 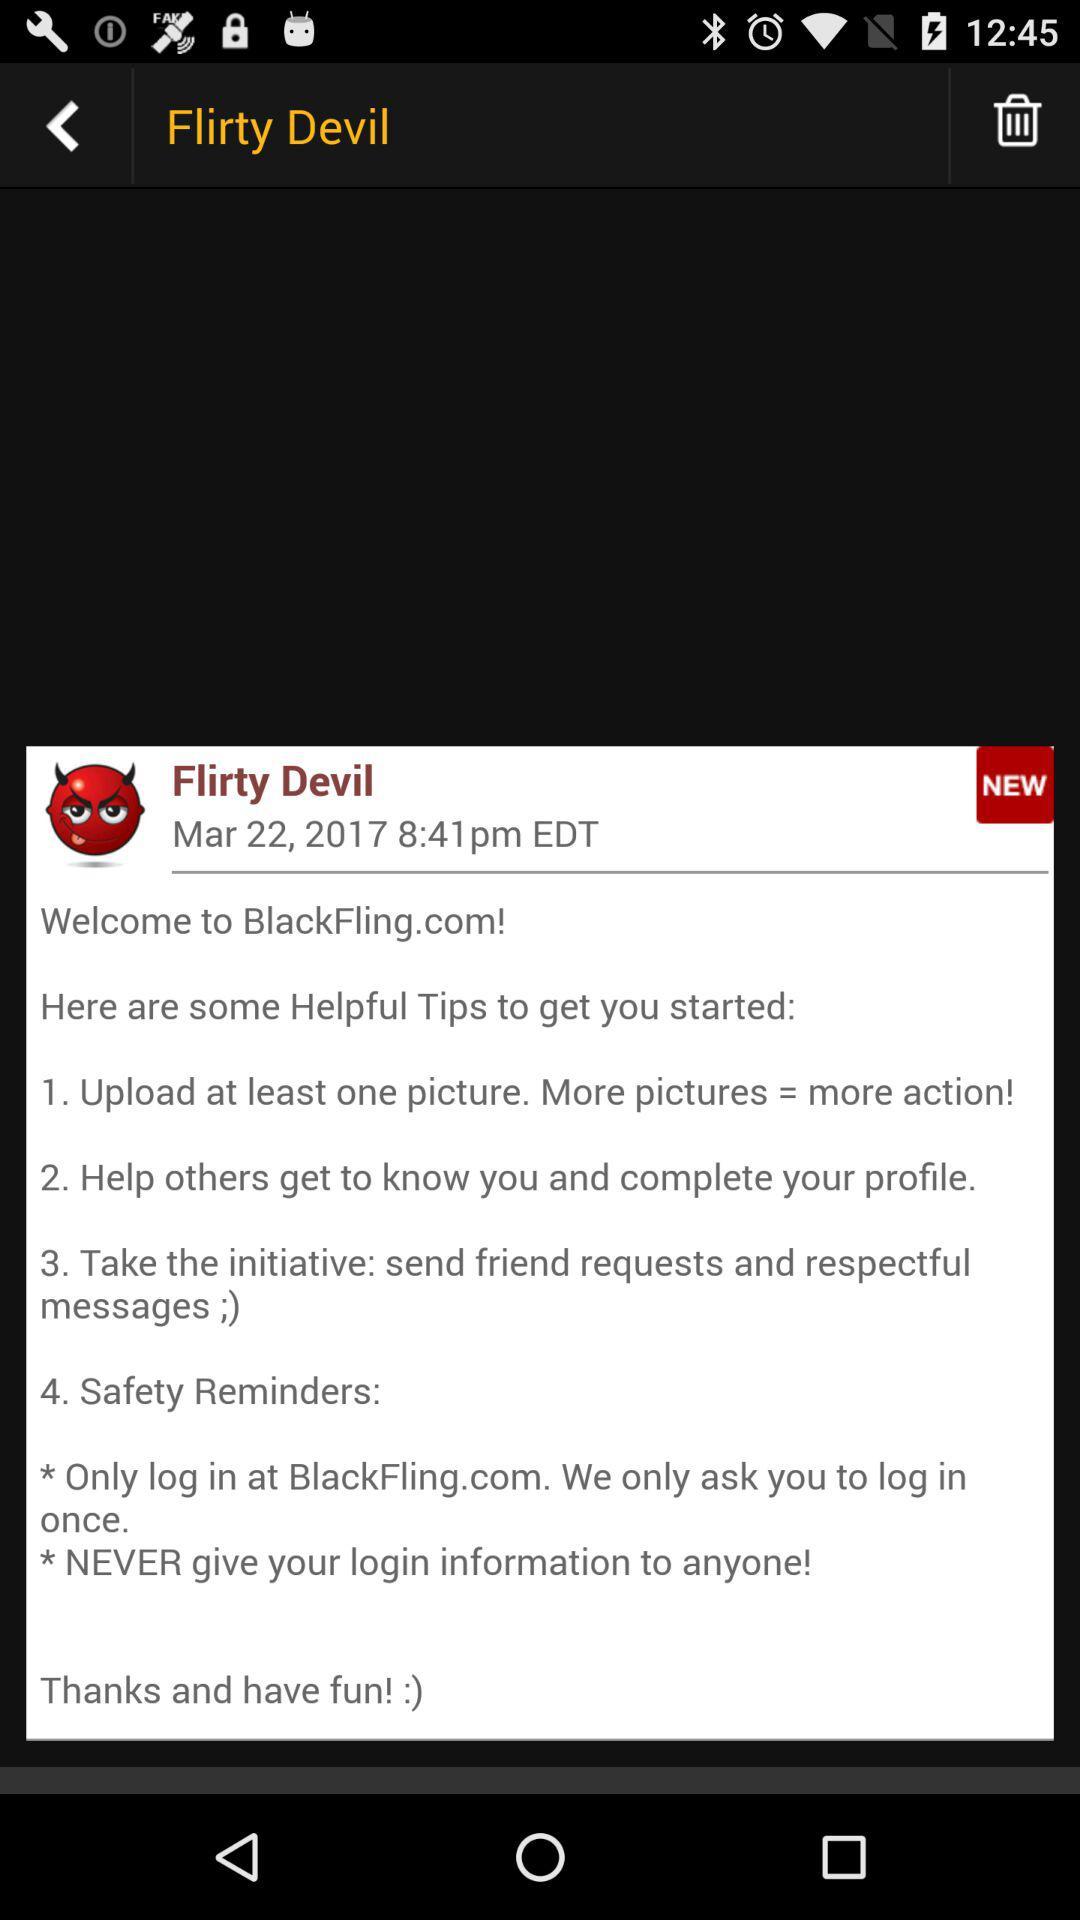 What do you see at coordinates (93, 813) in the screenshot?
I see `the item above the welcome to blackfling` at bounding box center [93, 813].